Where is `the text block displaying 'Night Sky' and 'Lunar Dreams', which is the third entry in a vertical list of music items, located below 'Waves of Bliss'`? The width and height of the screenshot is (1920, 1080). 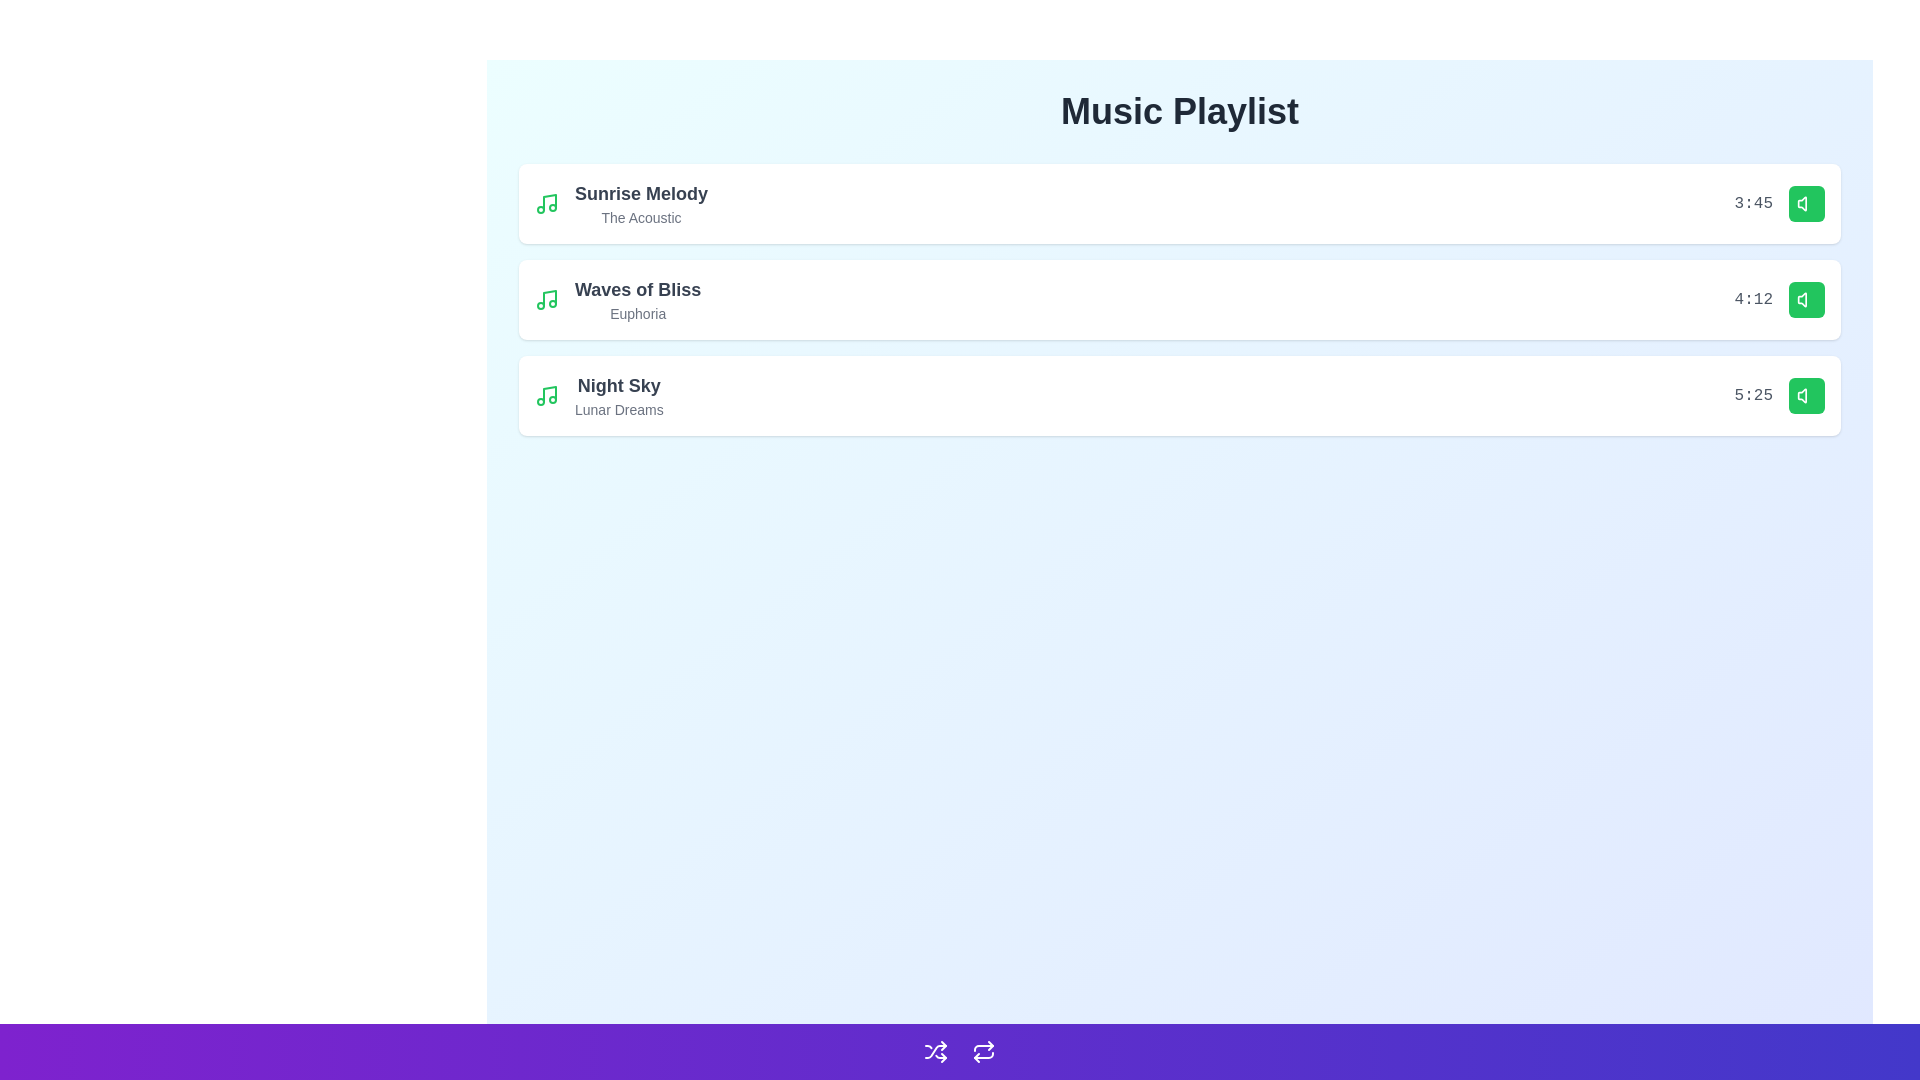 the text block displaying 'Night Sky' and 'Lunar Dreams', which is the third entry in a vertical list of music items, located below 'Waves of Bliss' is located at coordinates (618, 396).